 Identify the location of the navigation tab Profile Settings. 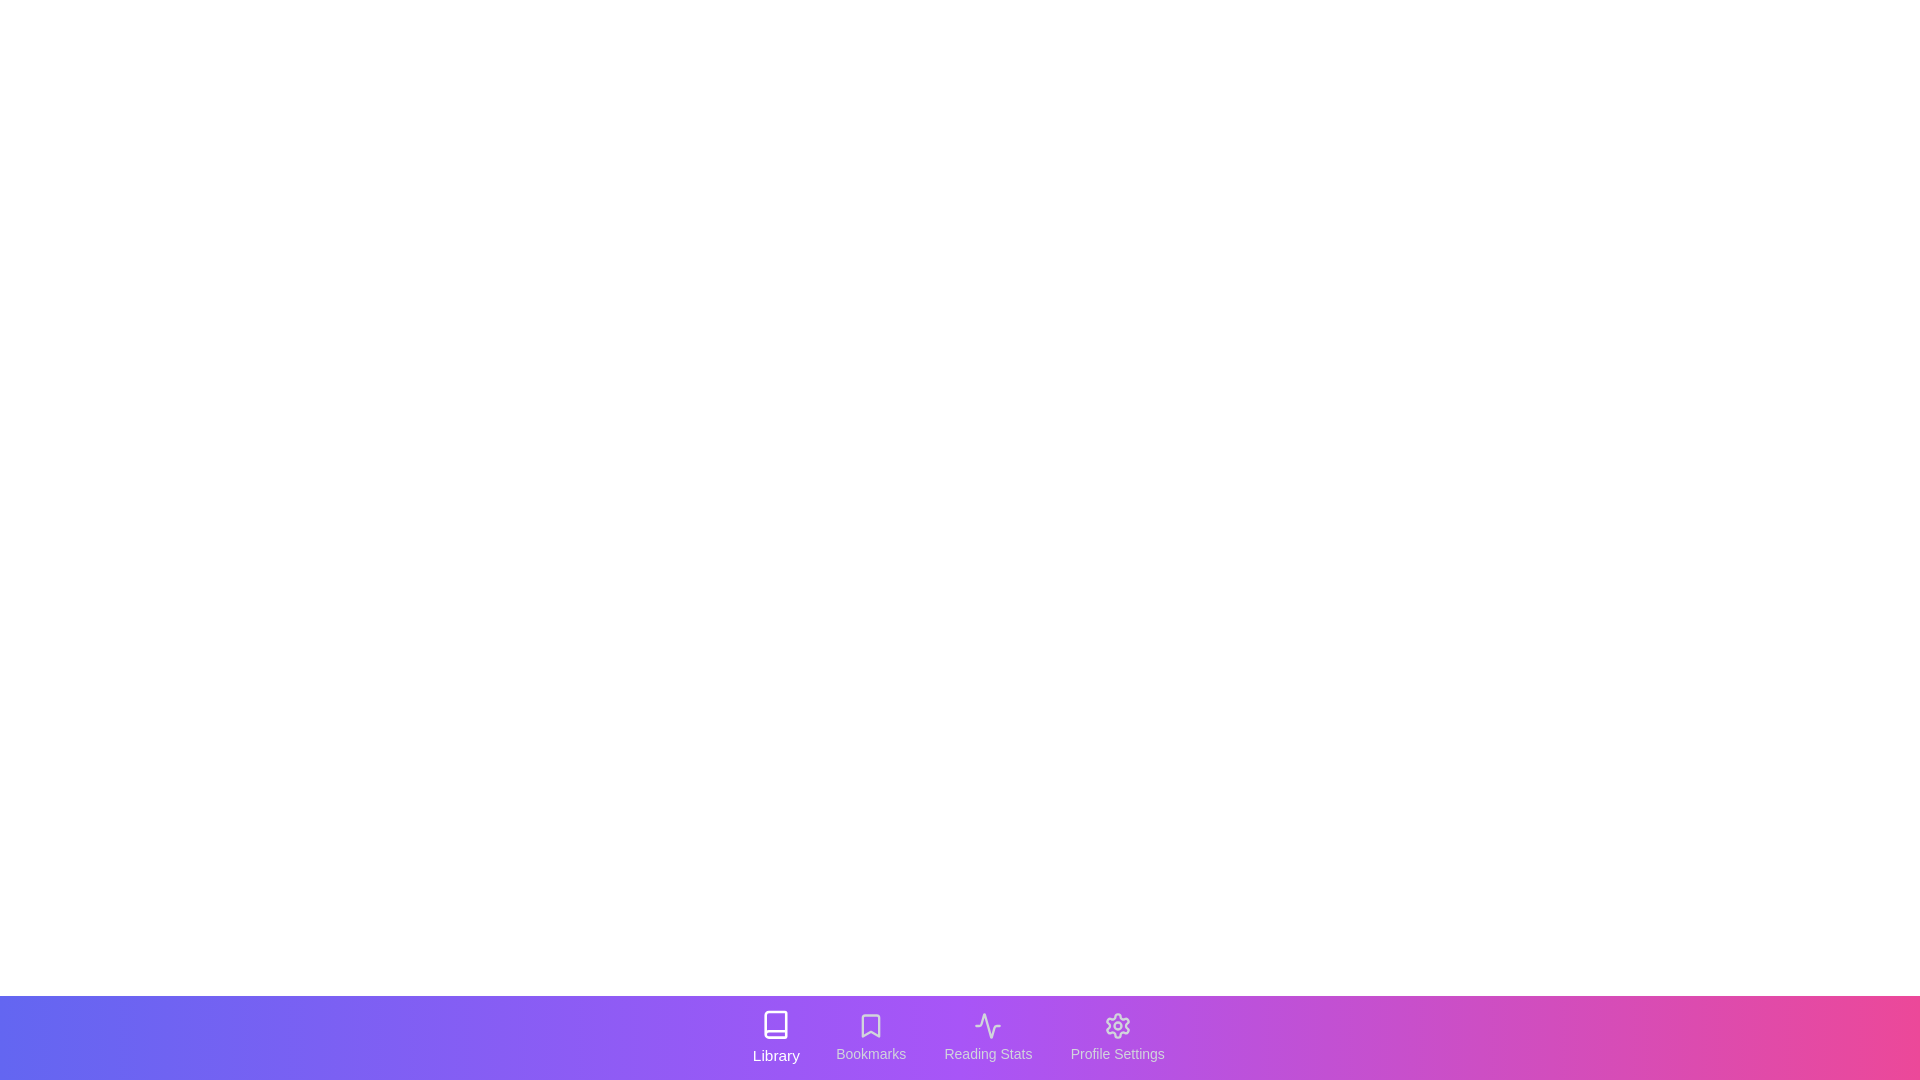
(1117, 1036).